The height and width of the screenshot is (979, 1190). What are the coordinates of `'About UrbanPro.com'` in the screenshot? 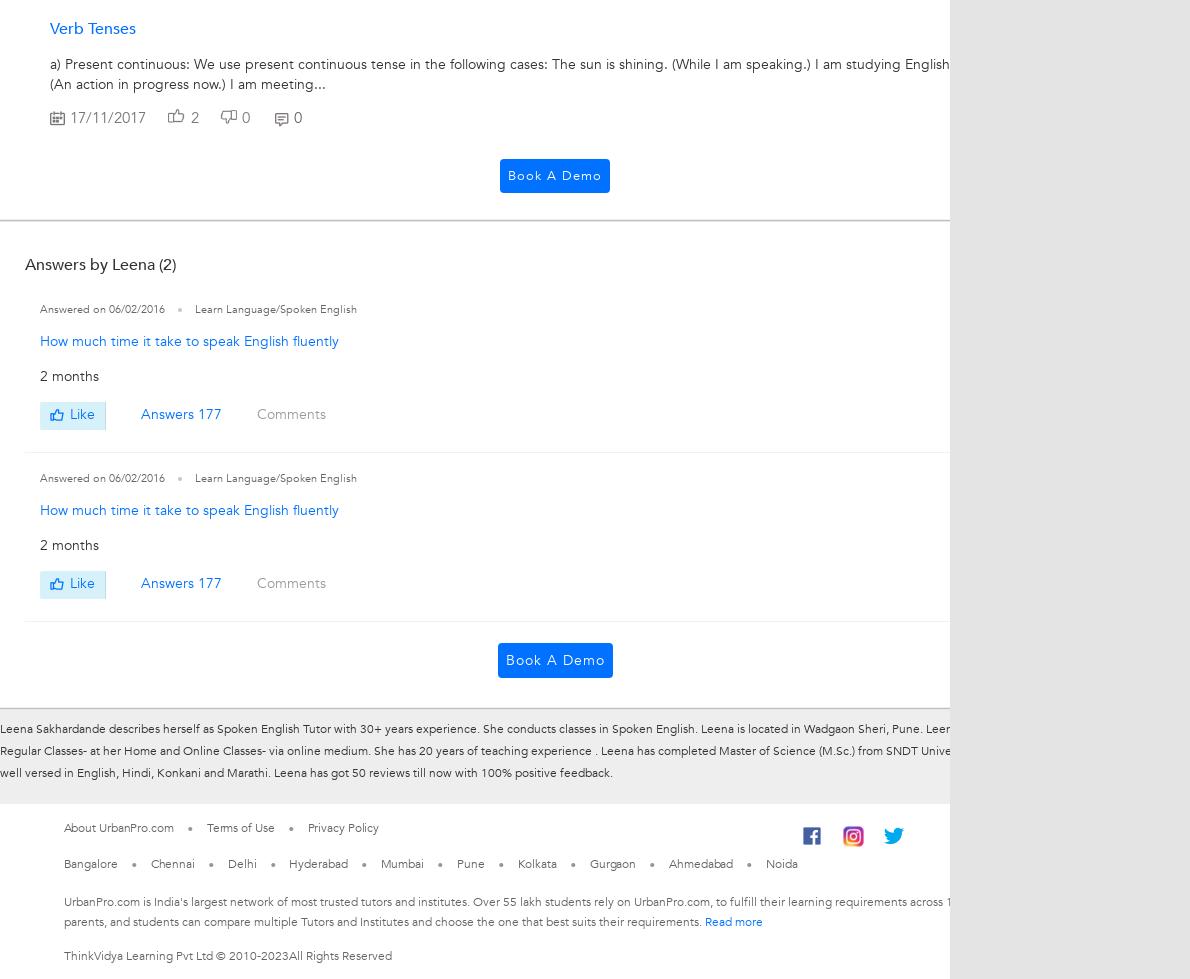 It's located at (117, 825).